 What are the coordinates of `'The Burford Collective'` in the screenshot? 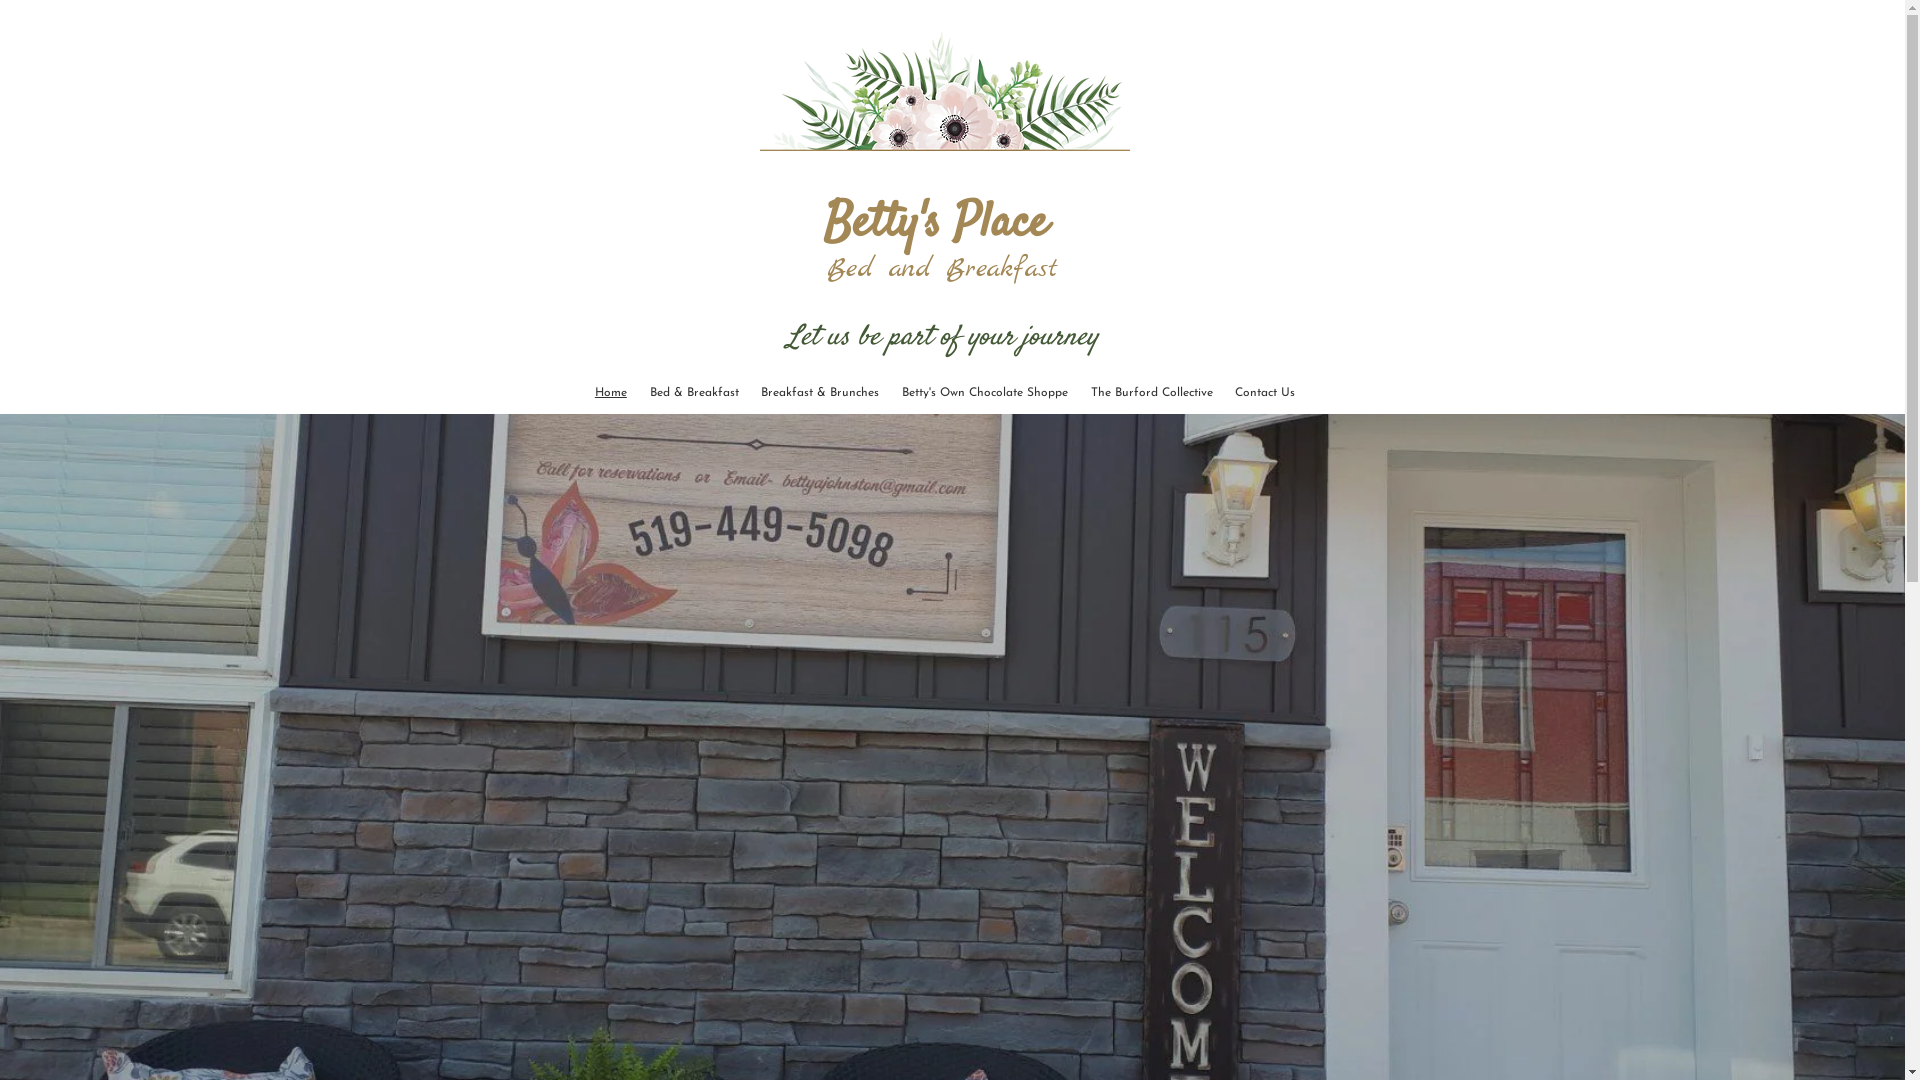 It's located at (1151, 393).